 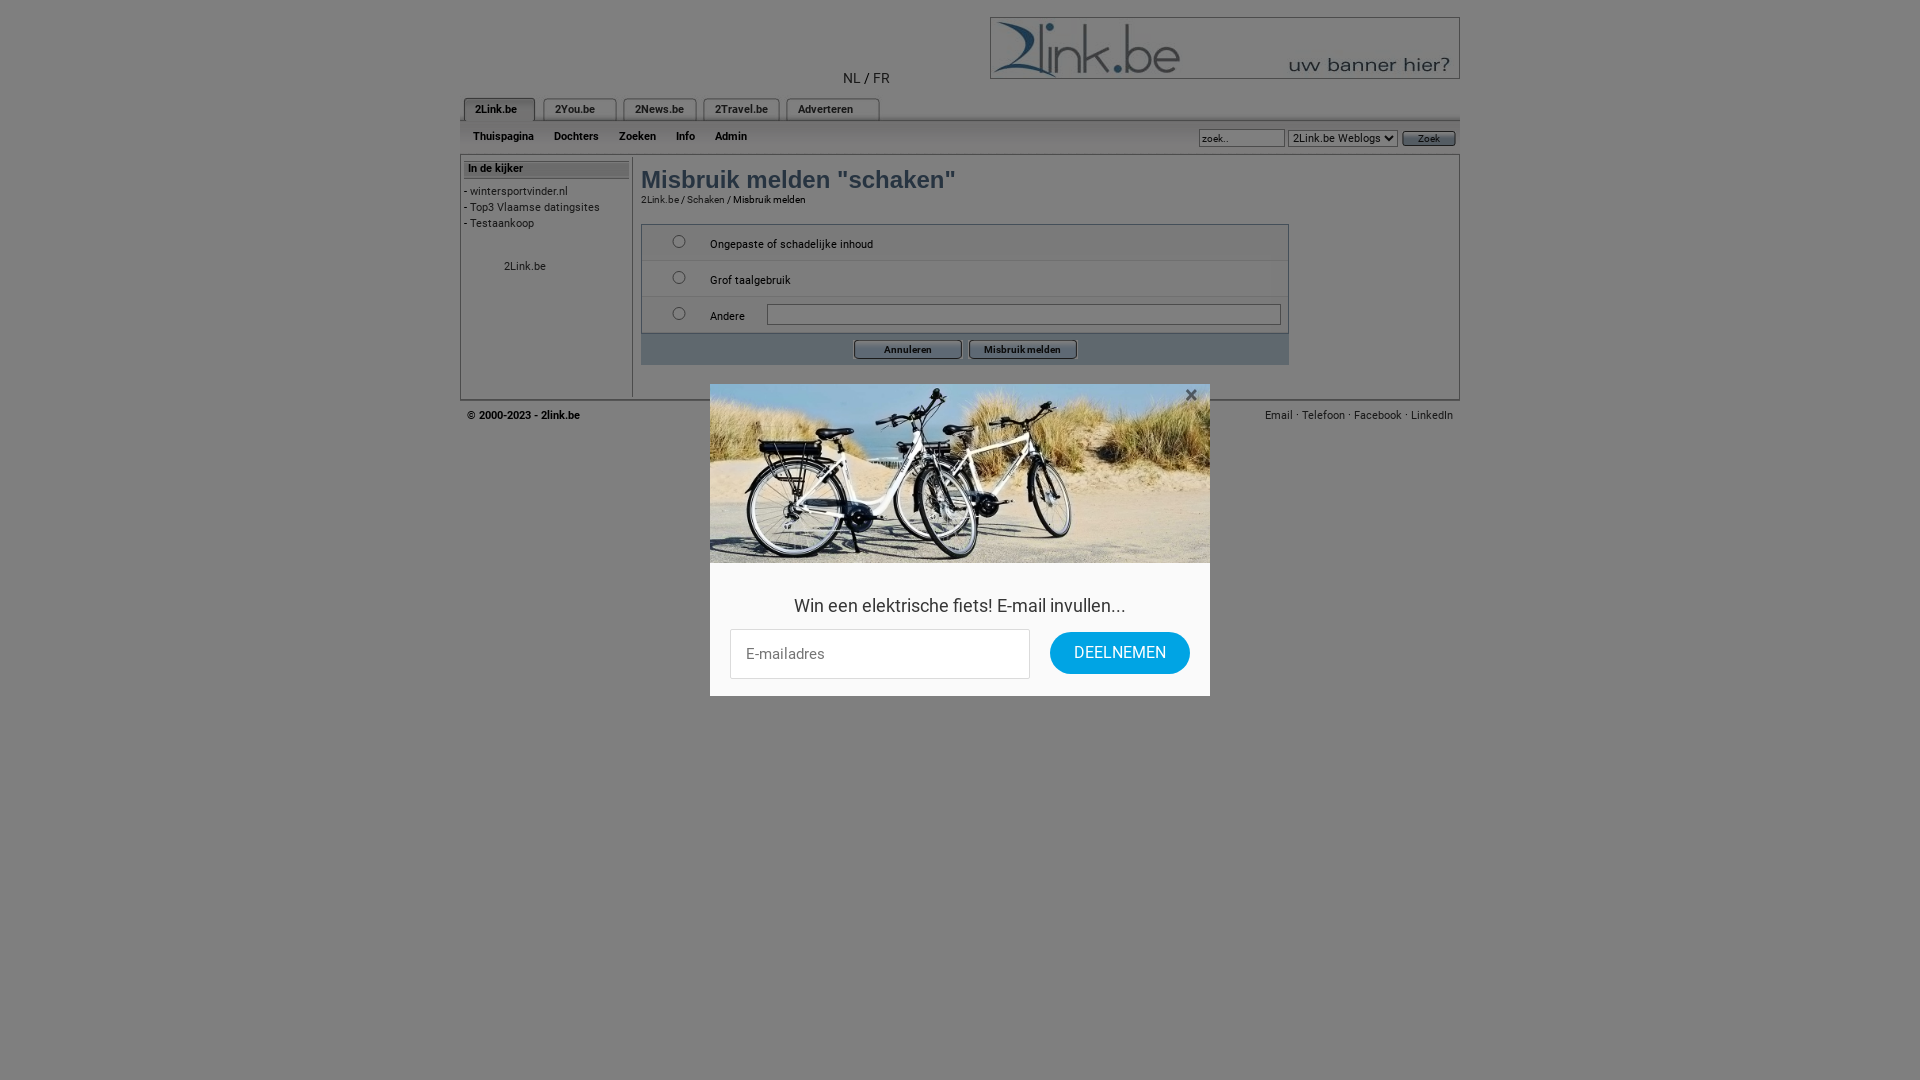 What do you see at coordinates (518, 191) in the screenshot?
I see `'wintersportvinder.nl'` at bounding box center [518, 191].